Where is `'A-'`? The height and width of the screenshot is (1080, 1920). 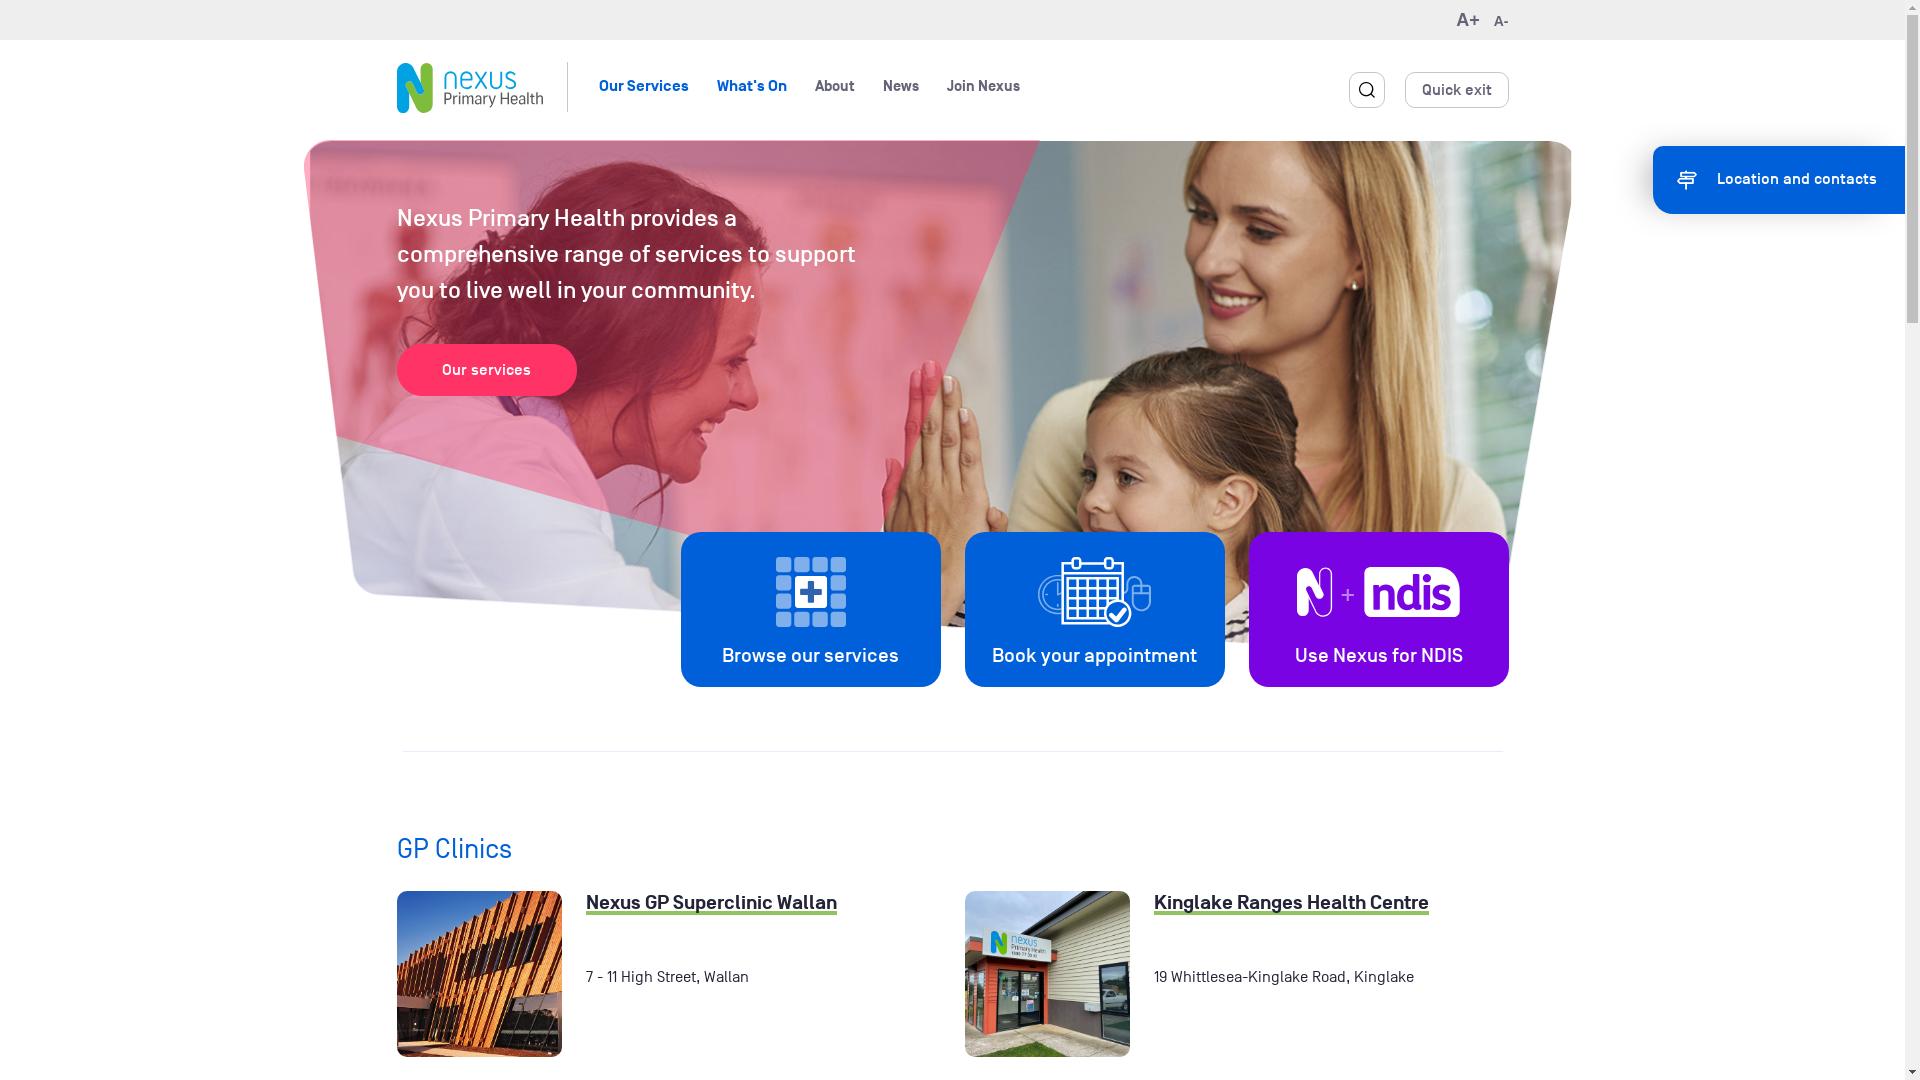
'A-' is located at coordinates (1501, 20).